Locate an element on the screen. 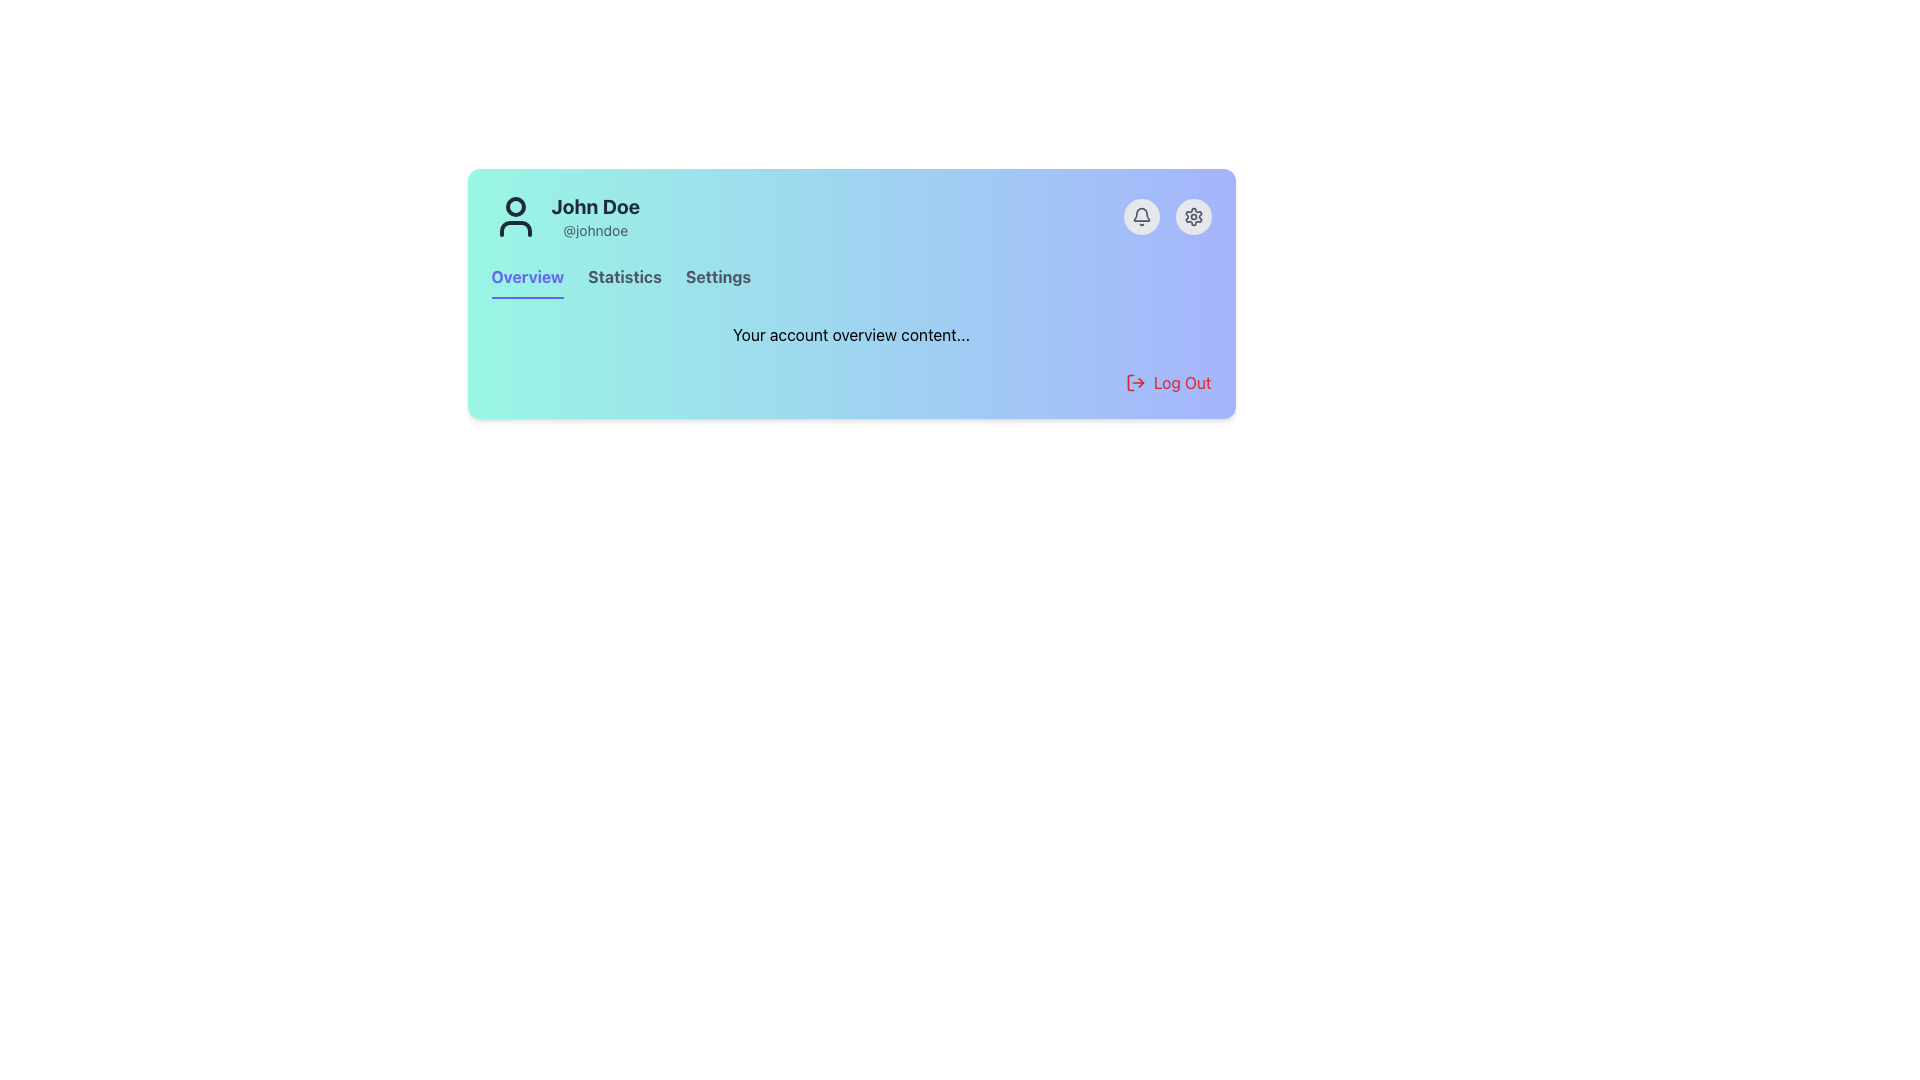 The height and width of the screenshot is (1080, 1920). the 'Log Out' button positioned at the bottom-right corner of the user profile section to observe the color change effect is located at coordinates (1168, 382).